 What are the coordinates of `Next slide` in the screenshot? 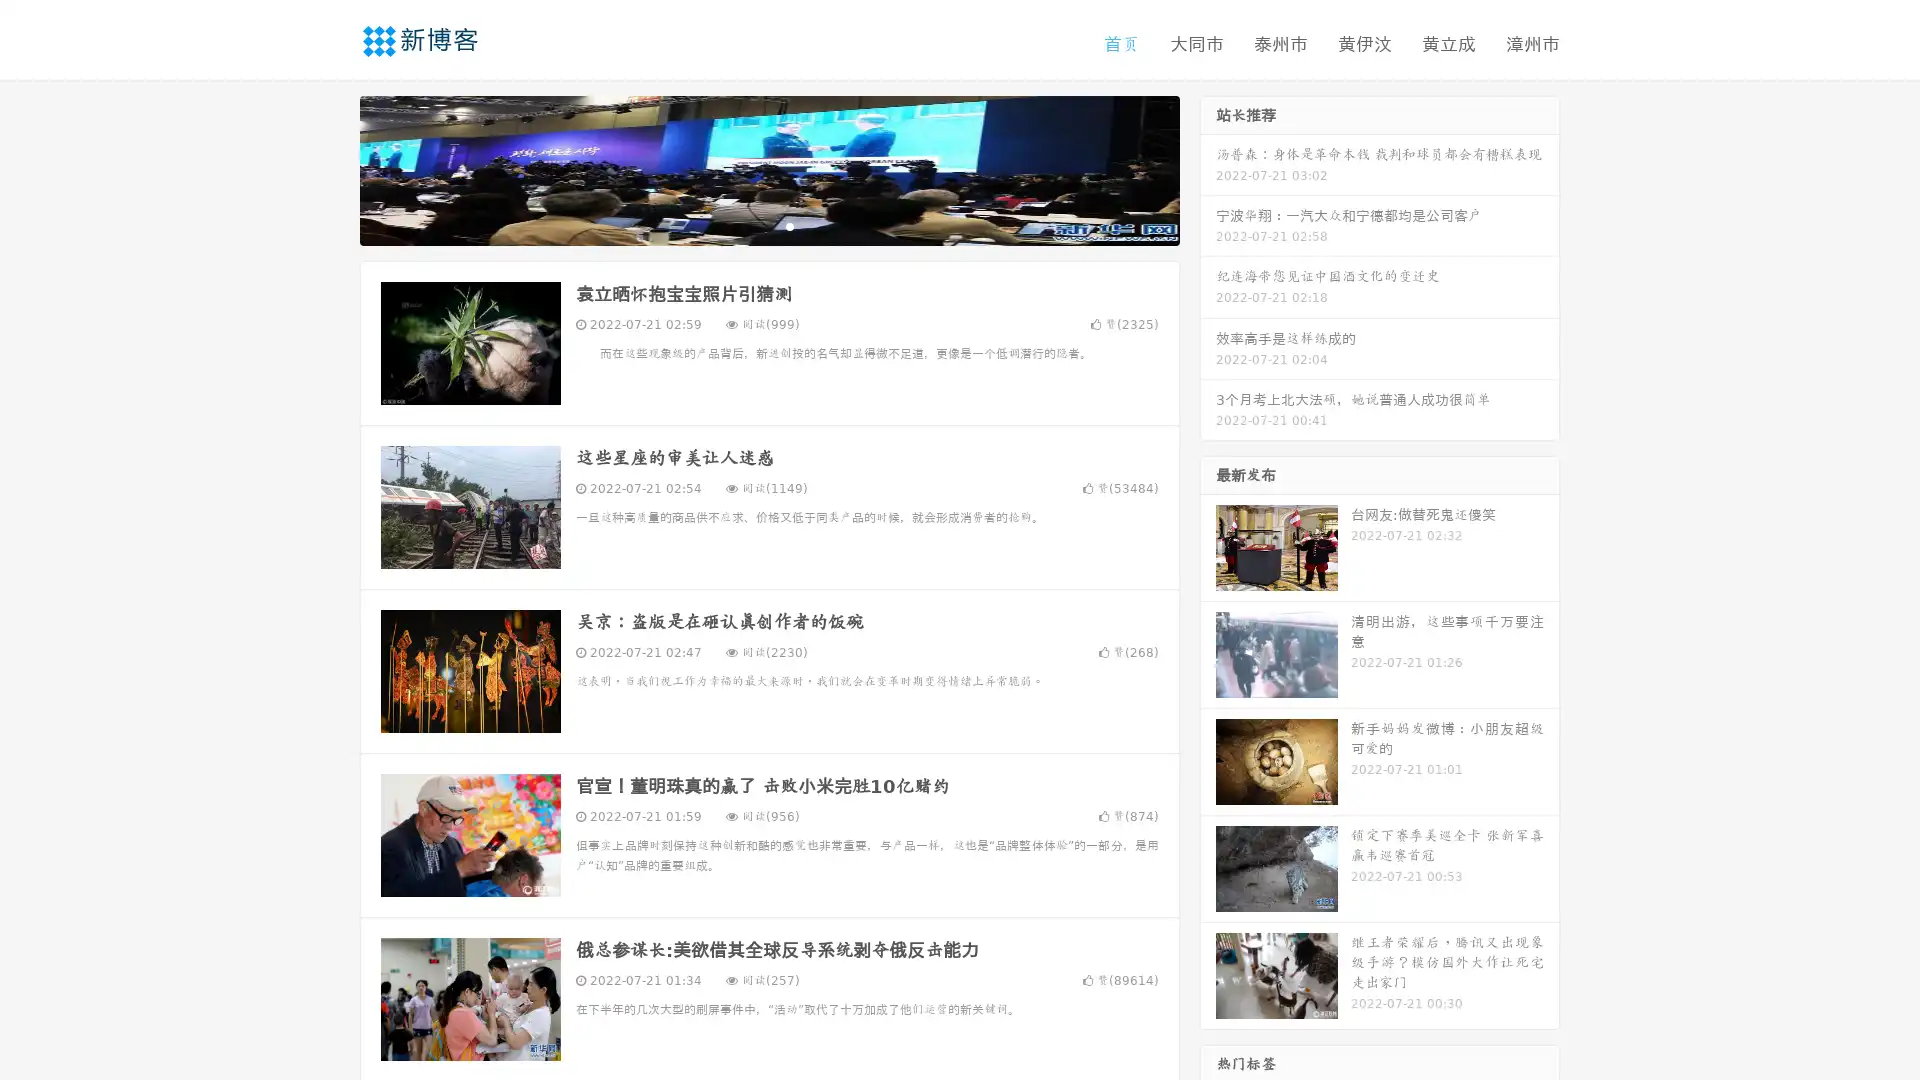 It's located at (1208, 168).